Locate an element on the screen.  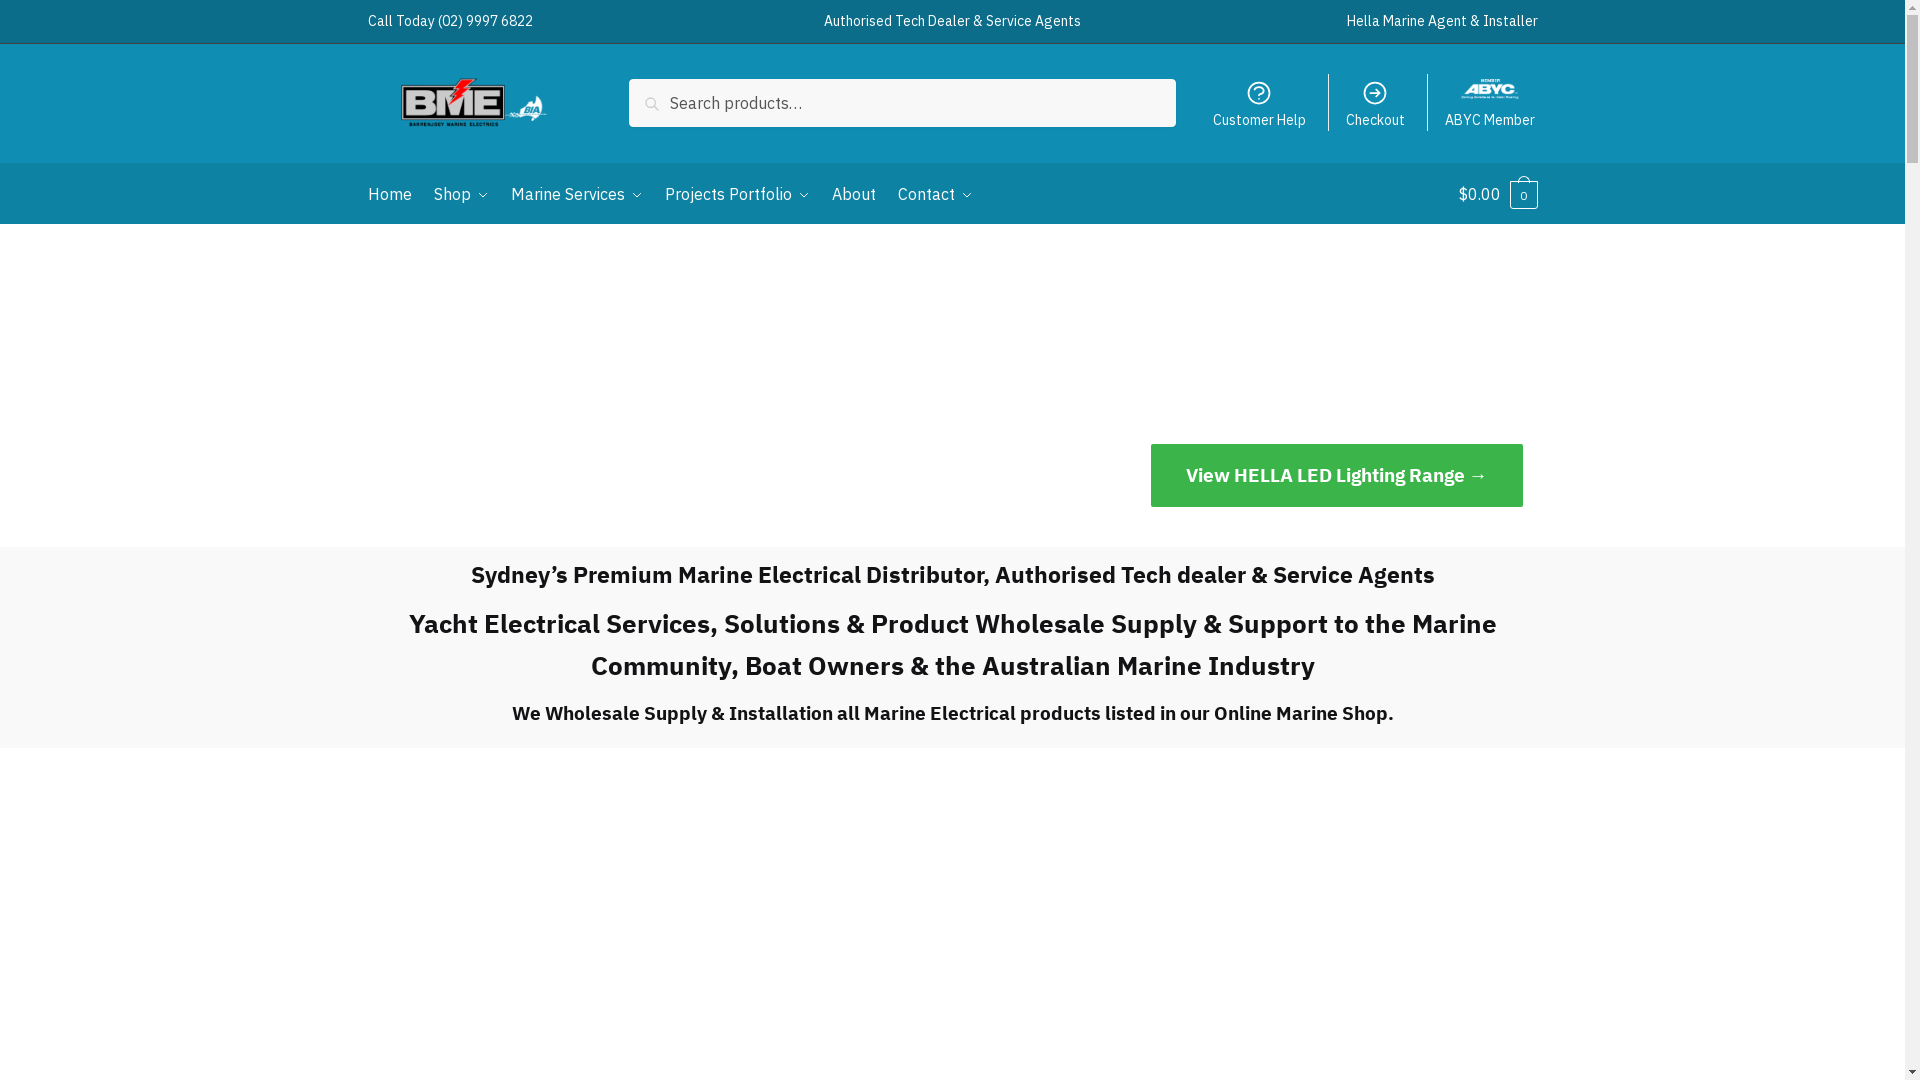
'Home' is located at coordinates (394, 193).